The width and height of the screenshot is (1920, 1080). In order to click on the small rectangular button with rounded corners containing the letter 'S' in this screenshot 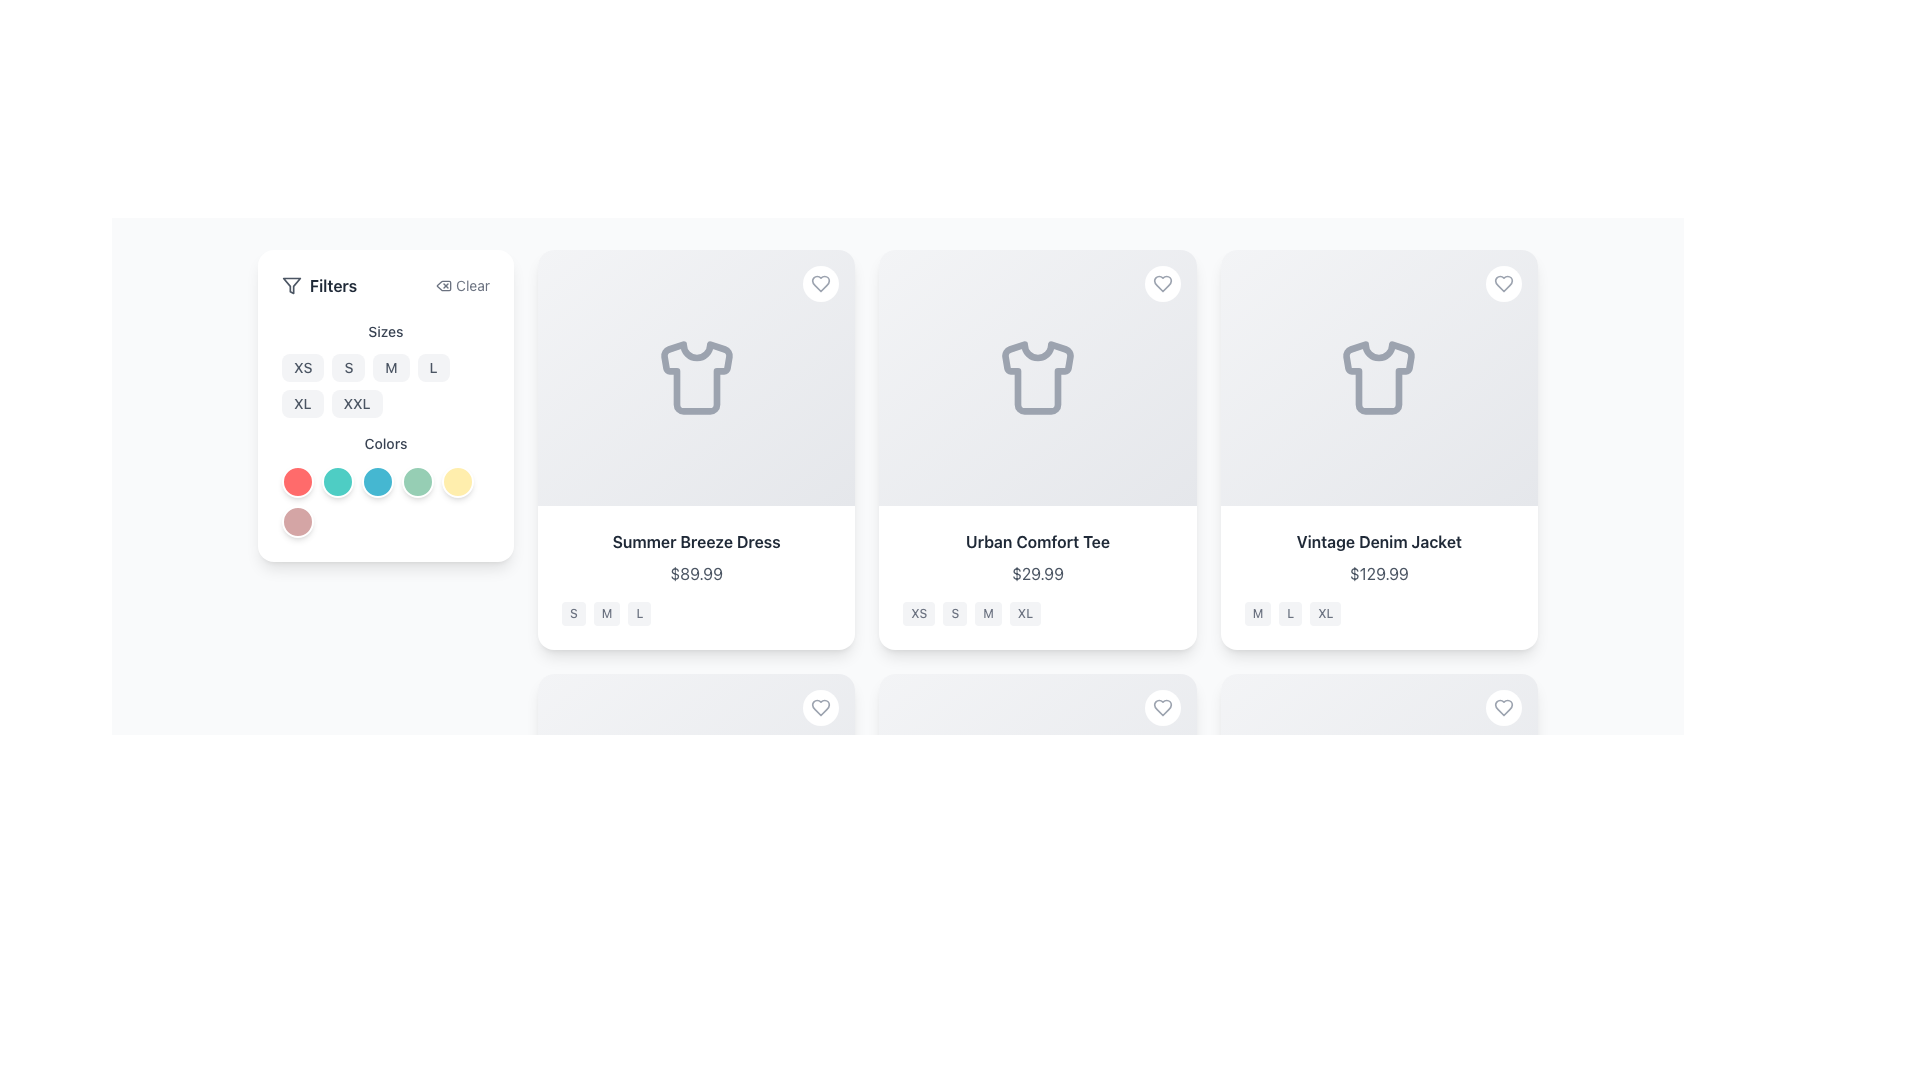, I will do `click(572, 1036)`.